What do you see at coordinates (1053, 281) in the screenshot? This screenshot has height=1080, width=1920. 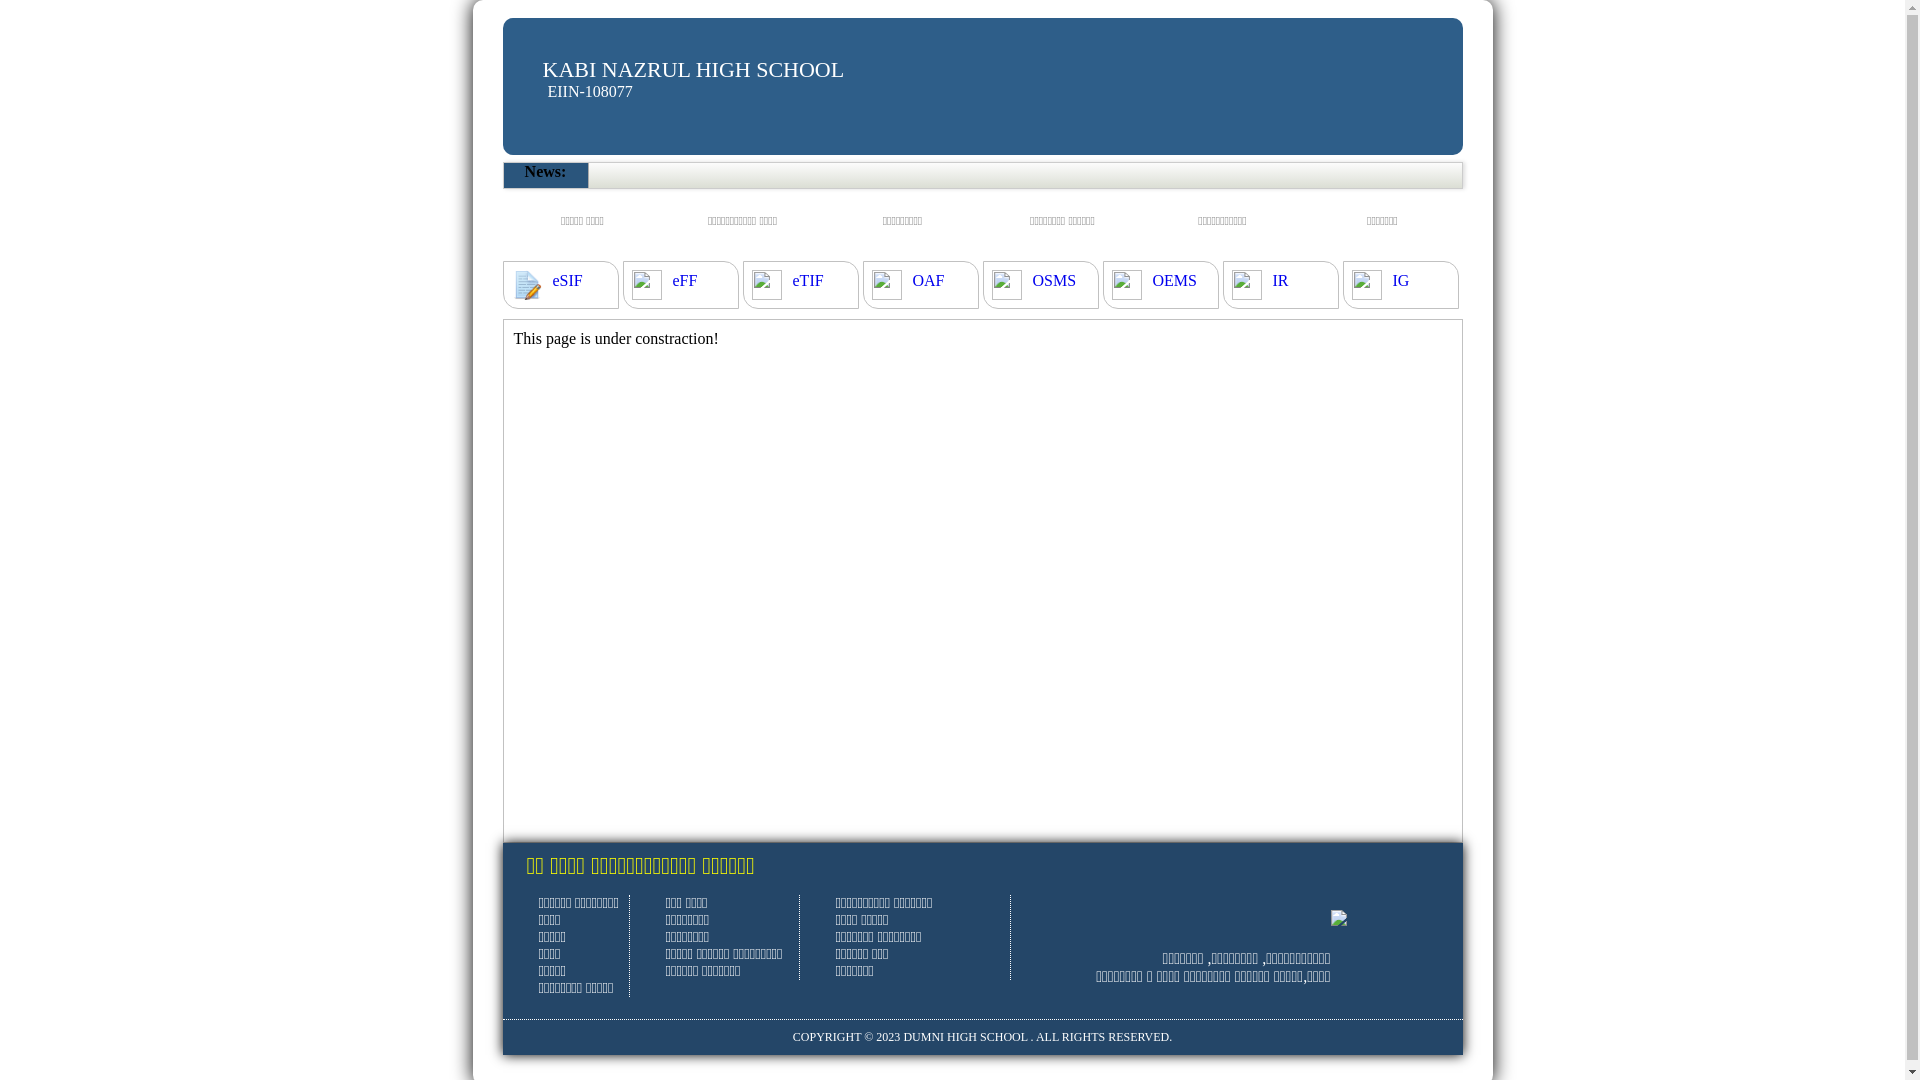 I see `'OSMS'` at bounding box center [1053, 281].